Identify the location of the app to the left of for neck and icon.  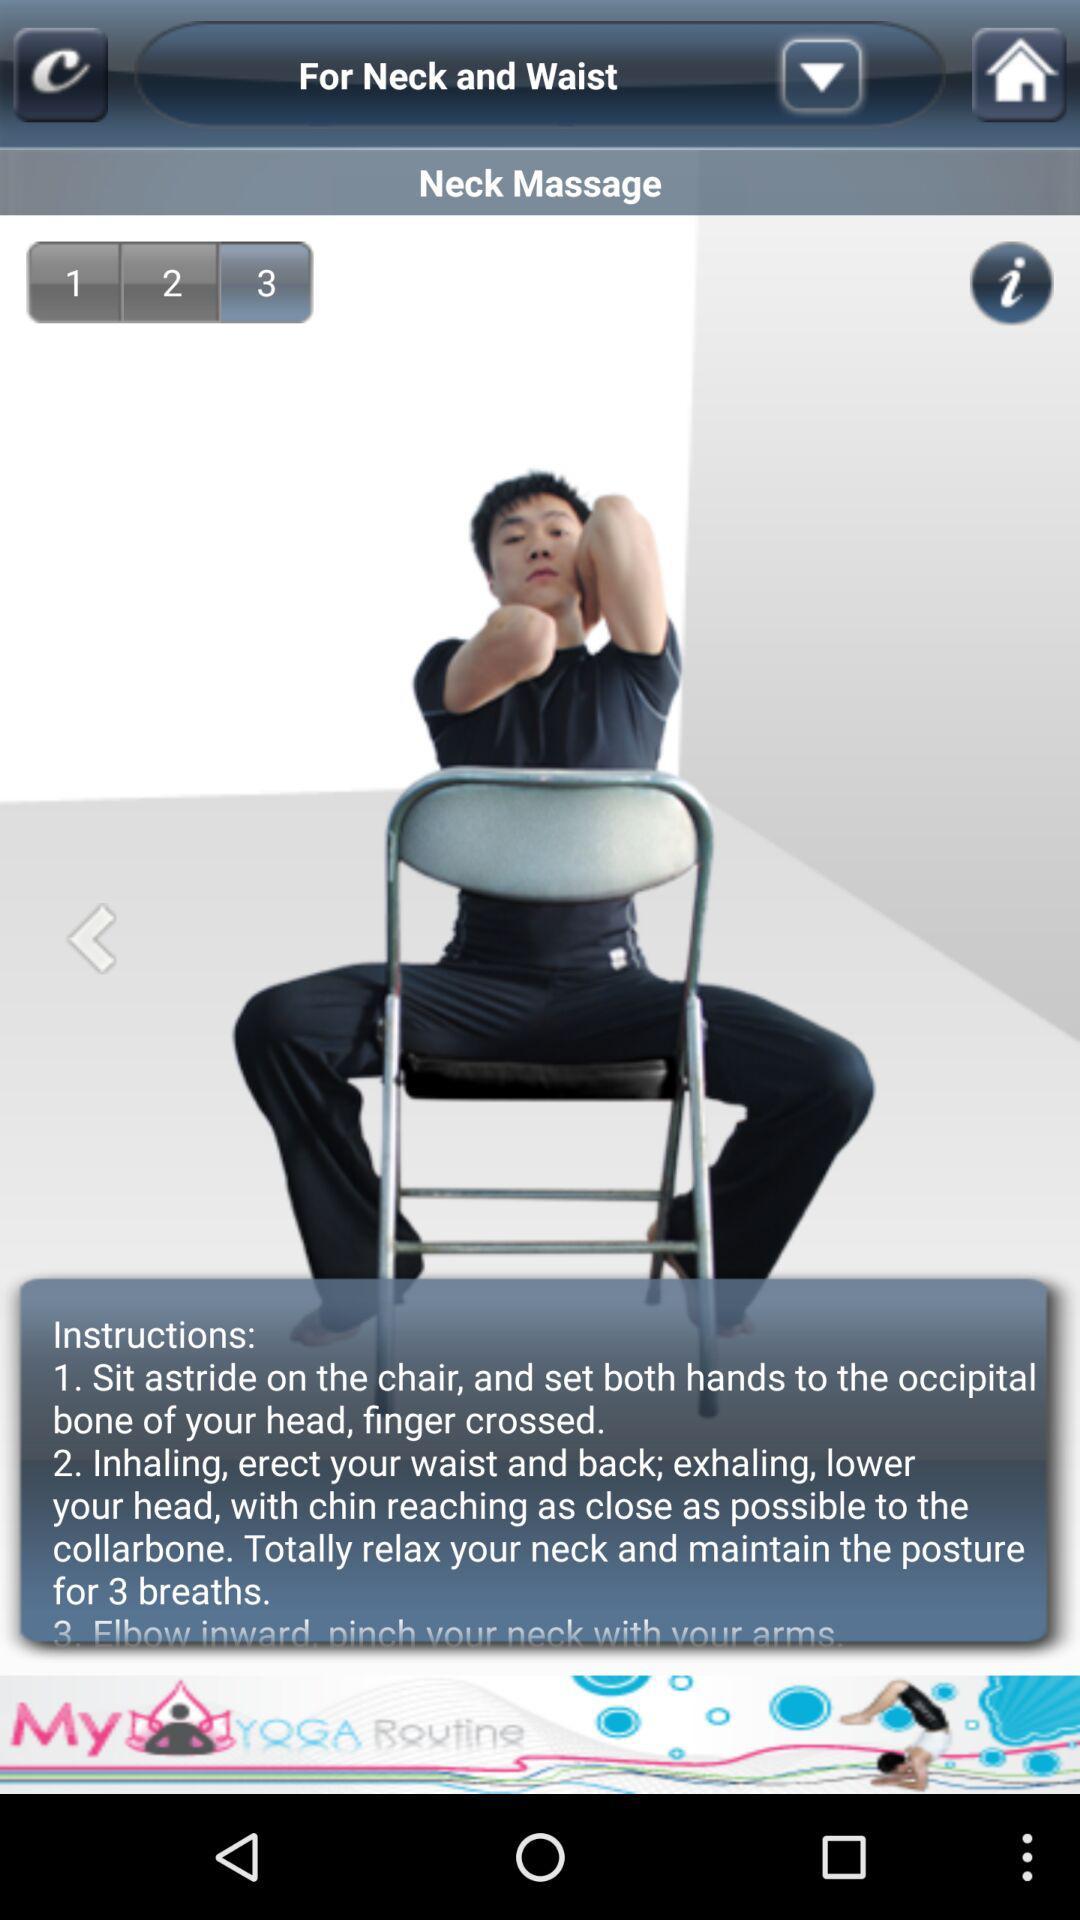
(59, 75).